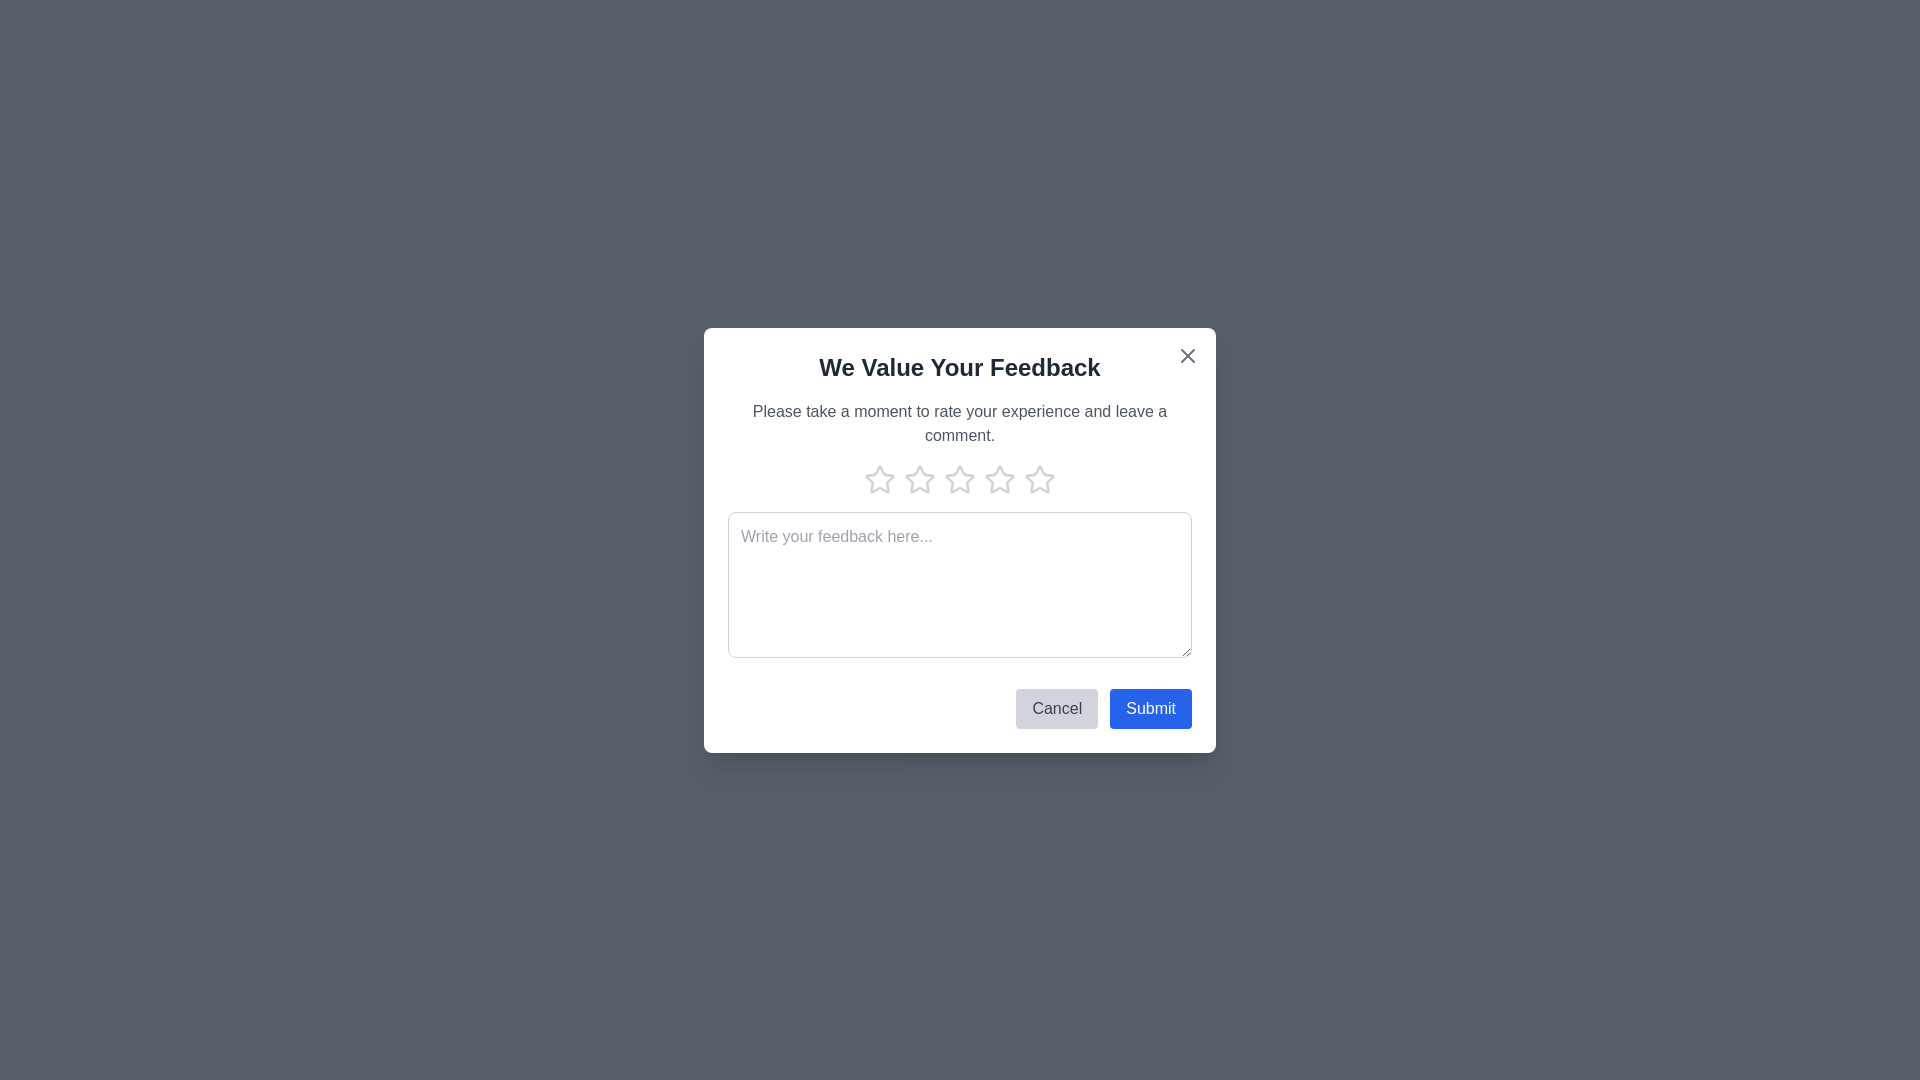 The width and height of the screenshot is (1920, 1080). I want to click on text of the Header Text, which is the title of the feedback form, located at the top of the dialog box, so click(960, 367).